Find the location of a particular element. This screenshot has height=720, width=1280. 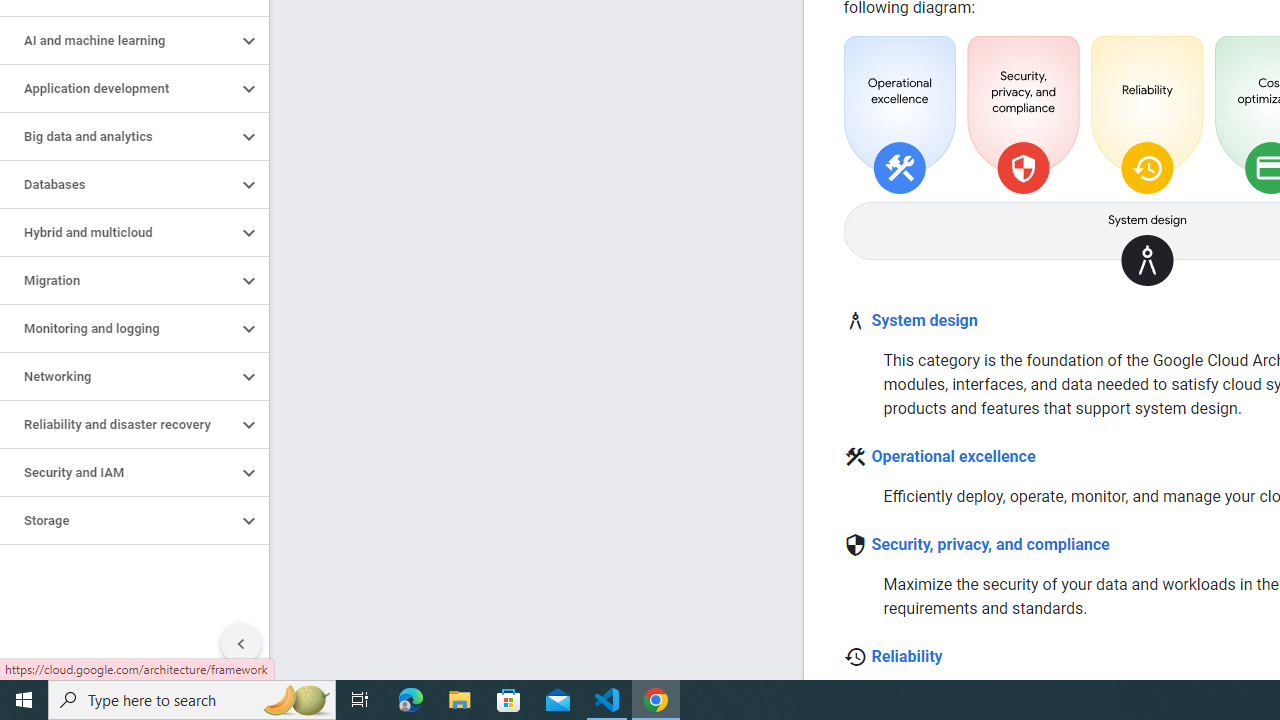

'Reliability' is located at coordinates (905, 657).